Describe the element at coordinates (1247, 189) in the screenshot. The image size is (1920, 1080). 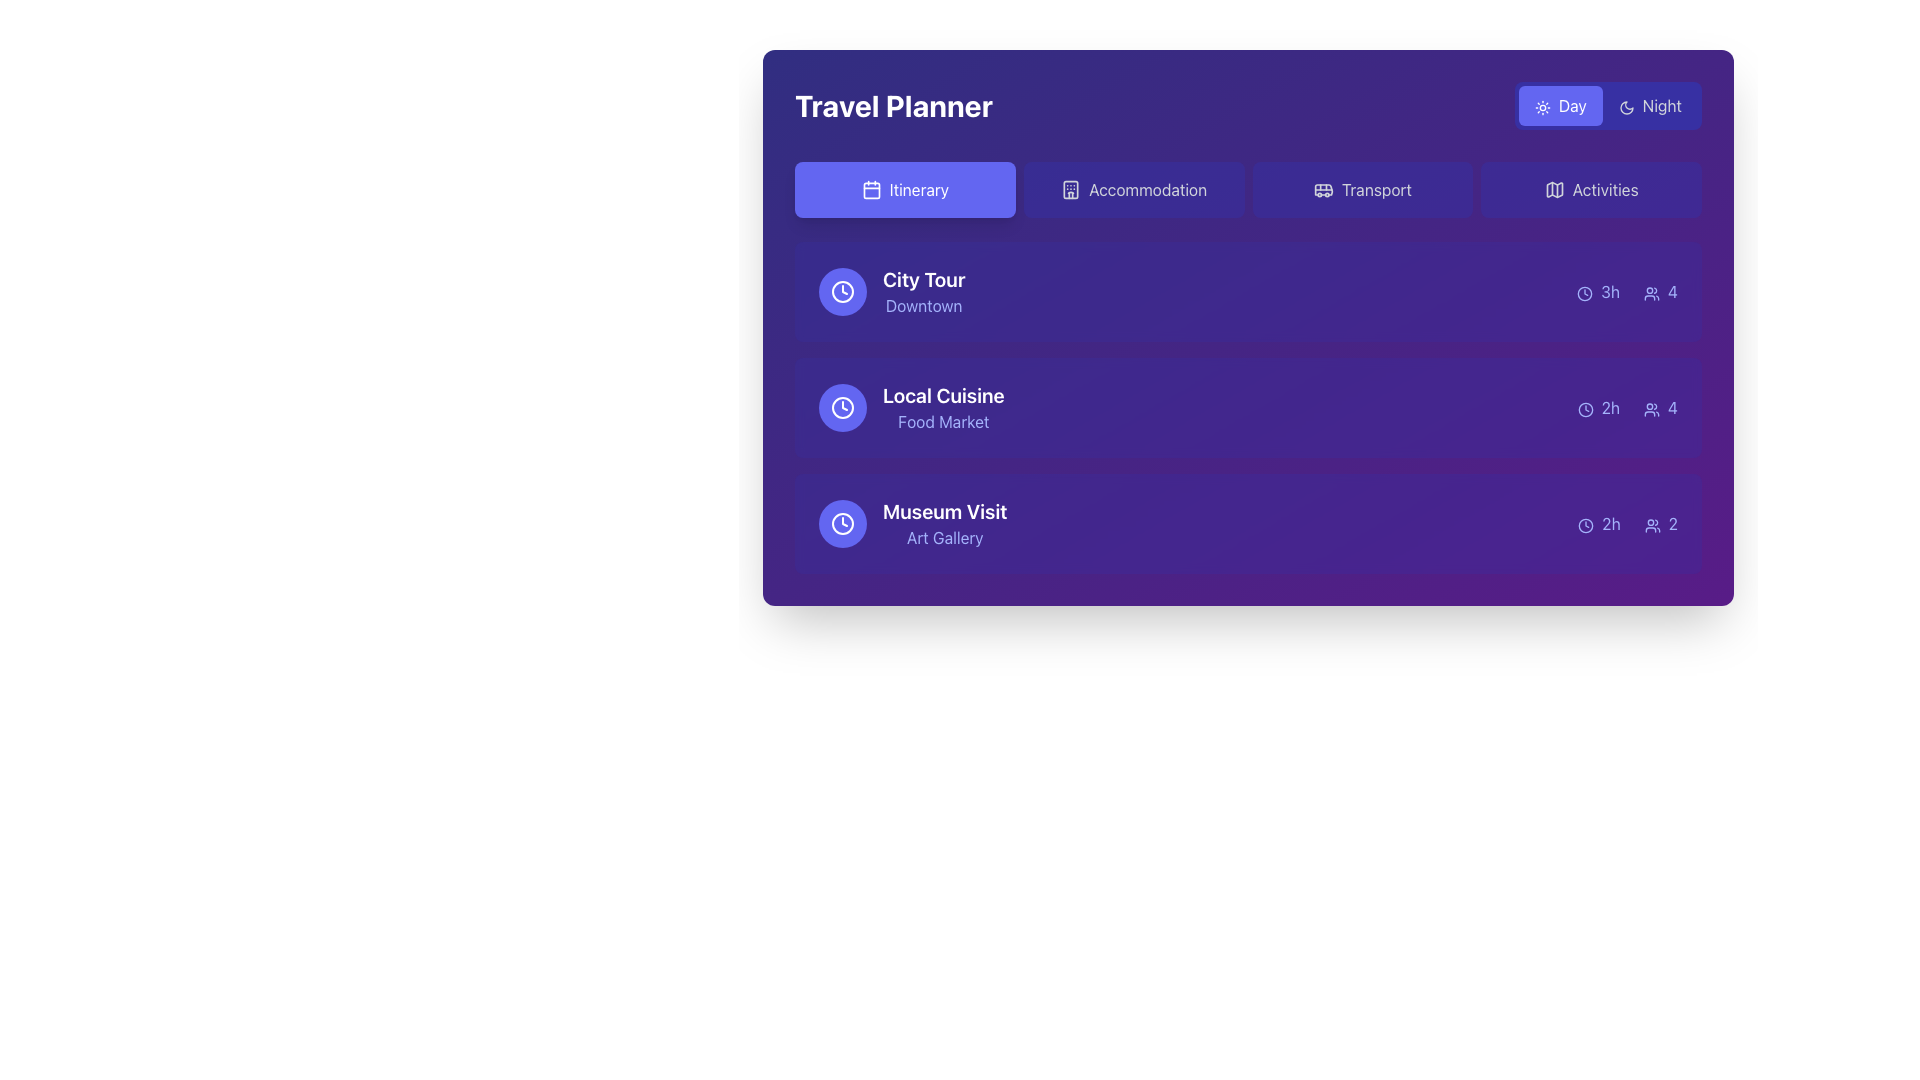
I see `the Navigation tab selector button` at that location.